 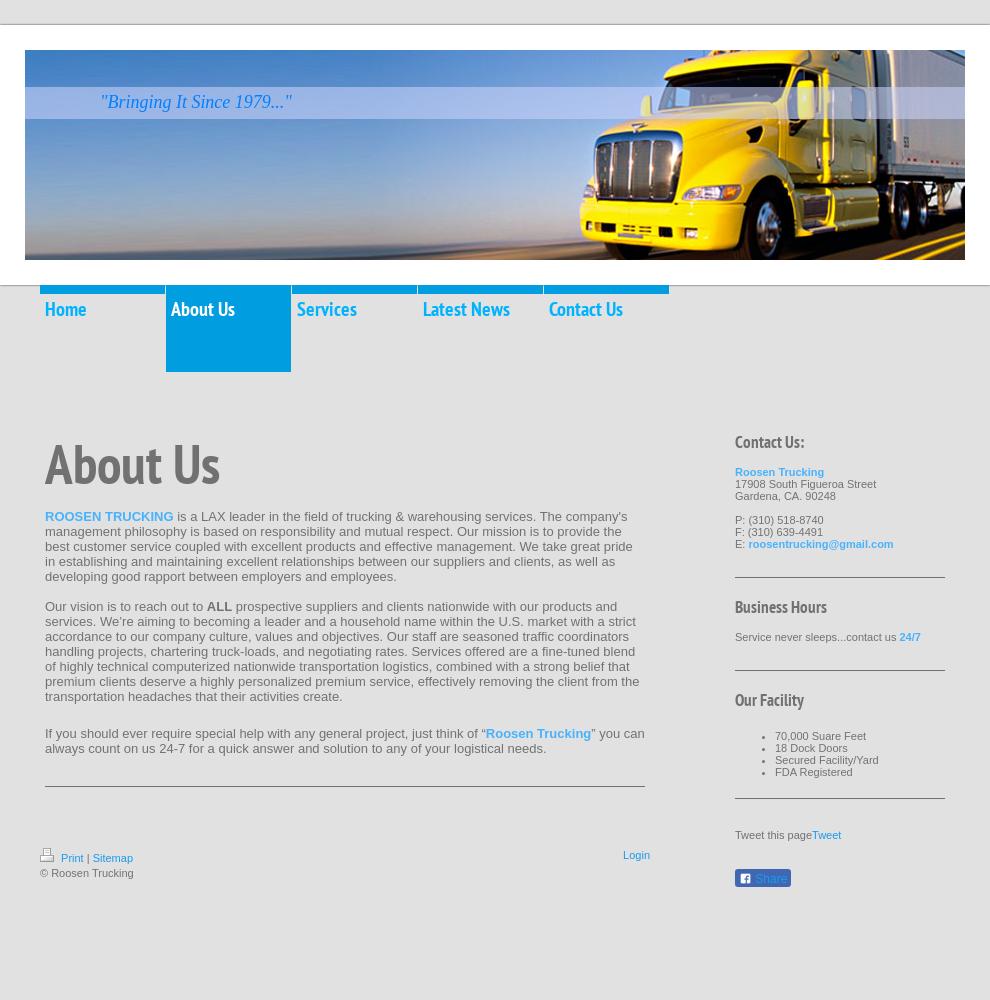 I want to click on 'ROOSEN TRUCKING', so click(x=109, y=516).